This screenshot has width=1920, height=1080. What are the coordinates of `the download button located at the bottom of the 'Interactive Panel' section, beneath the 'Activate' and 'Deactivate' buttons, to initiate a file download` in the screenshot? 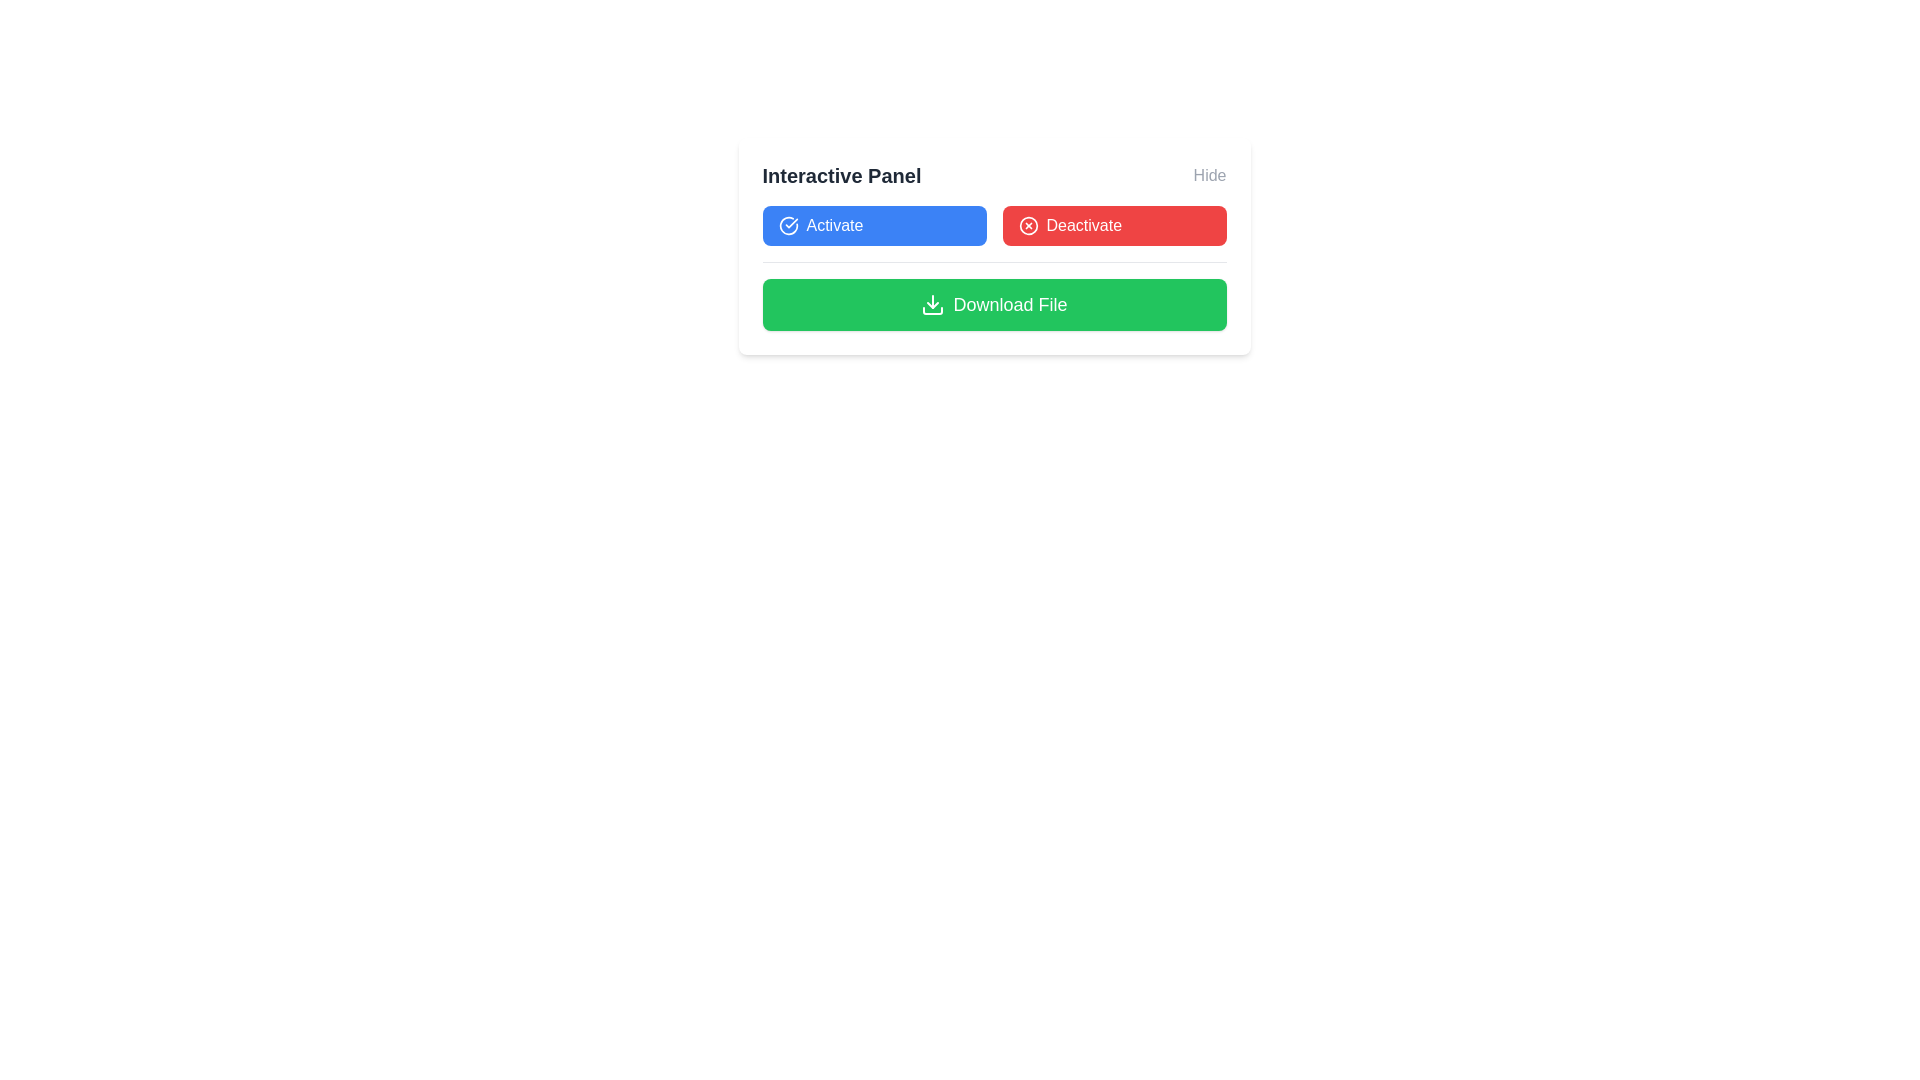 It's located at (994, 296).